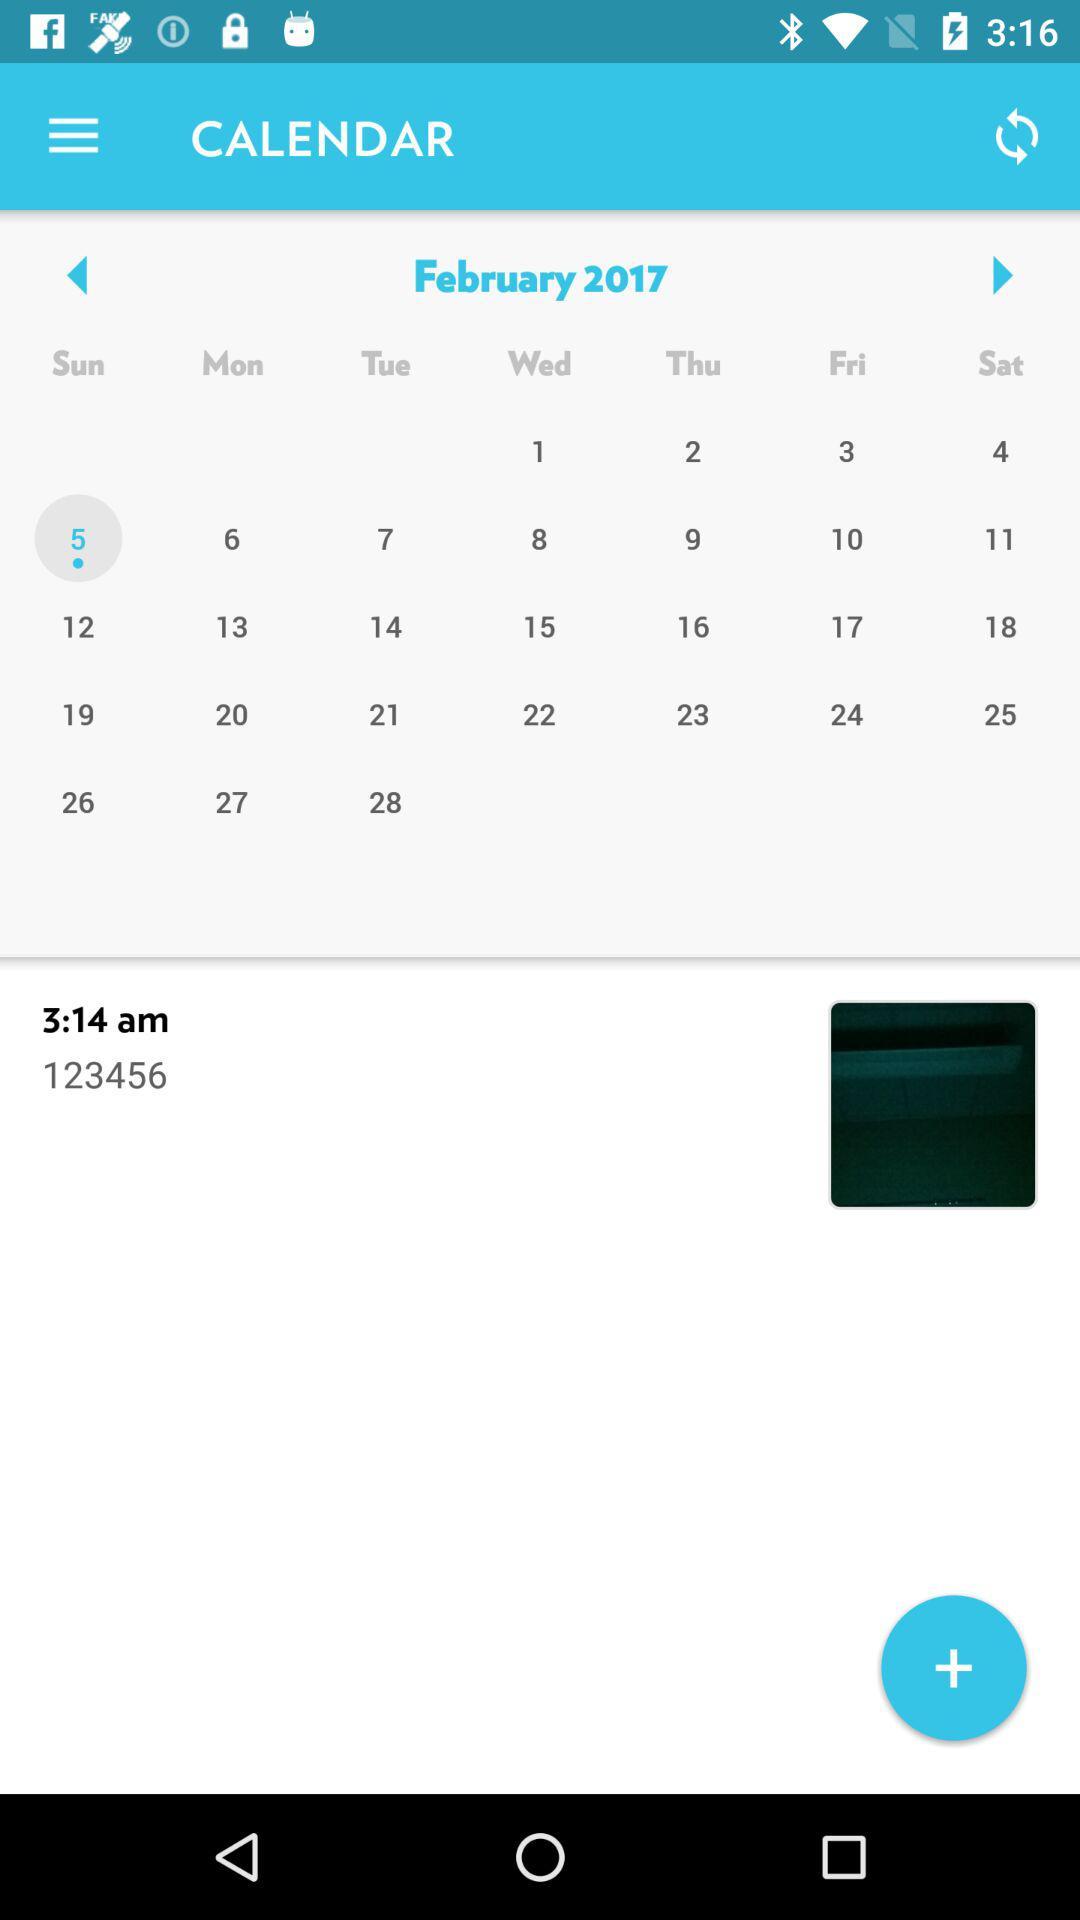 The height and width of the screenshot is (1920, 1080). Describe the element at coordinates (1000, 273) in the screenshot. I see `the play icon` at that location.